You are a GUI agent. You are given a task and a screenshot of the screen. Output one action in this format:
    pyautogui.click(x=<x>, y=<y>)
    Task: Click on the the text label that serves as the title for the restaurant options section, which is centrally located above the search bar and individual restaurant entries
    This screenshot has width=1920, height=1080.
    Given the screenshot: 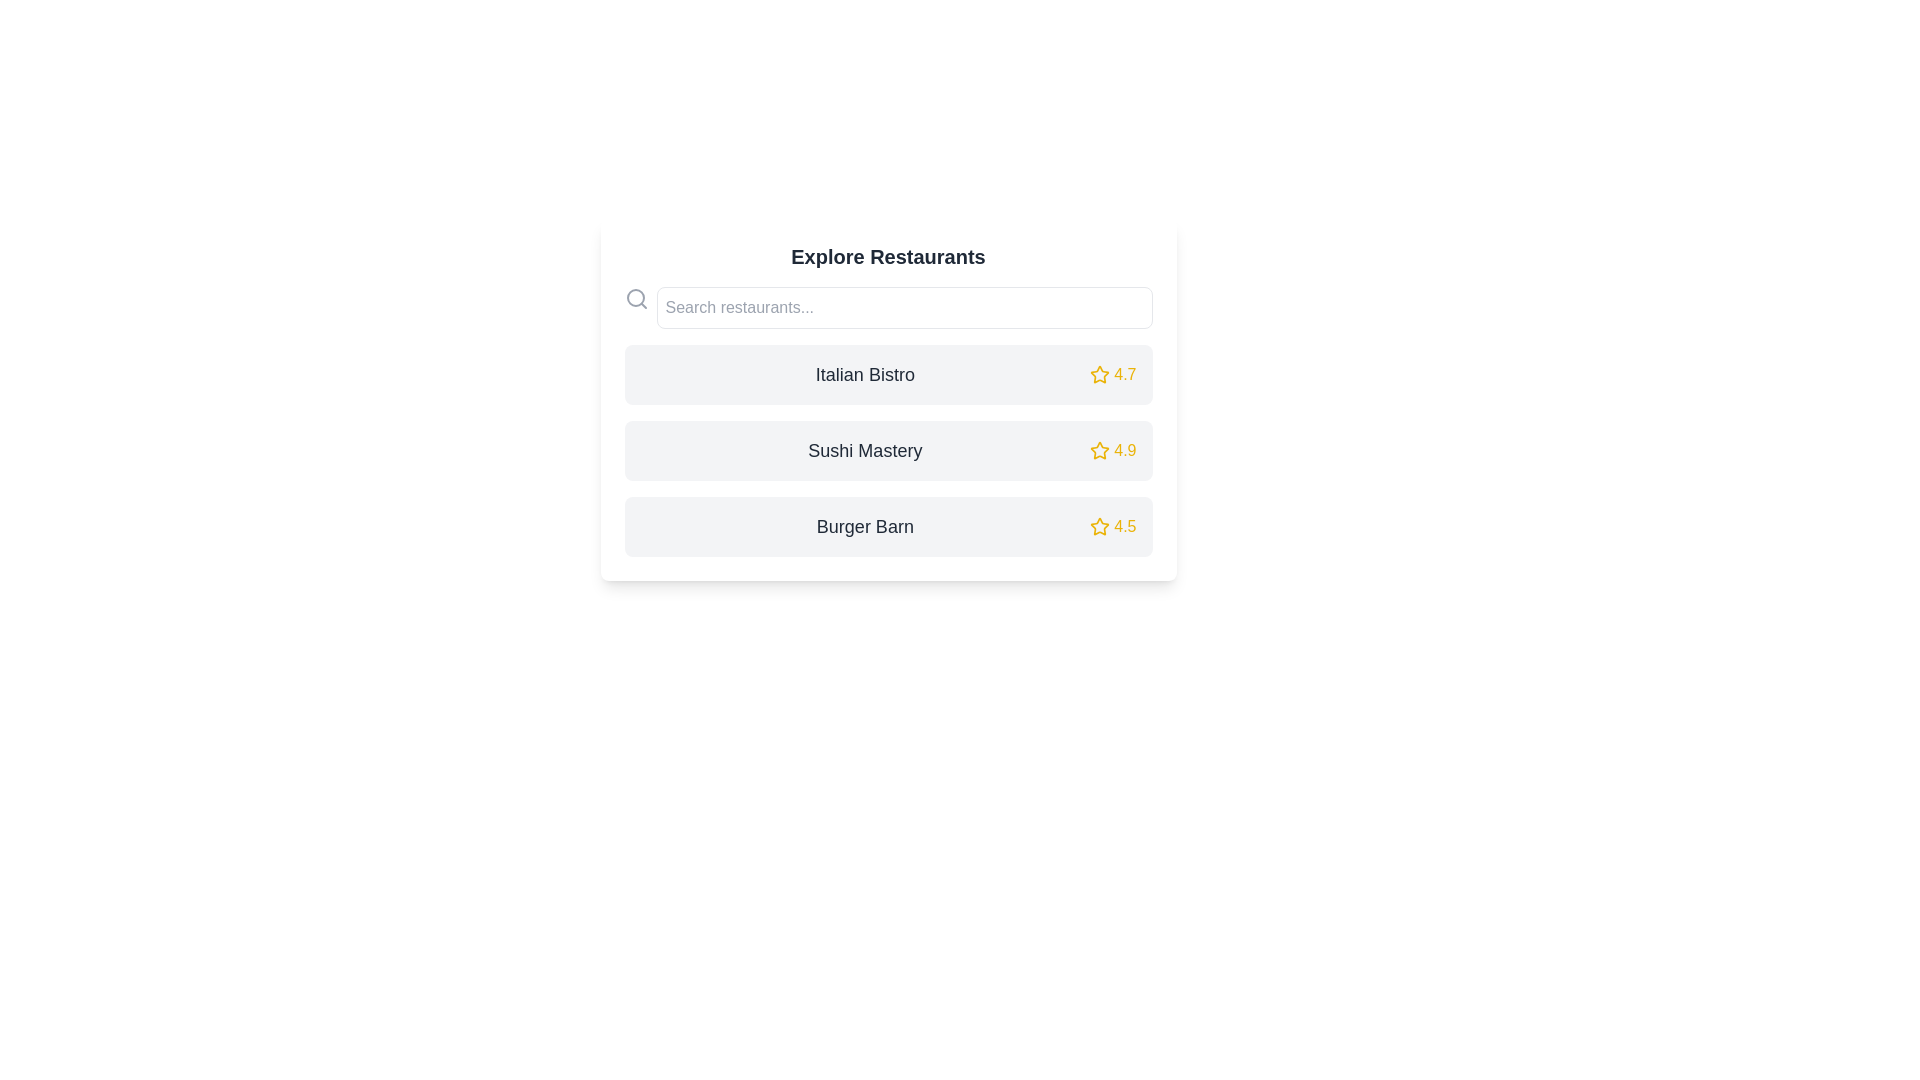 What is the action you would take?
    pyautogui.click(x=887, y=256)
    